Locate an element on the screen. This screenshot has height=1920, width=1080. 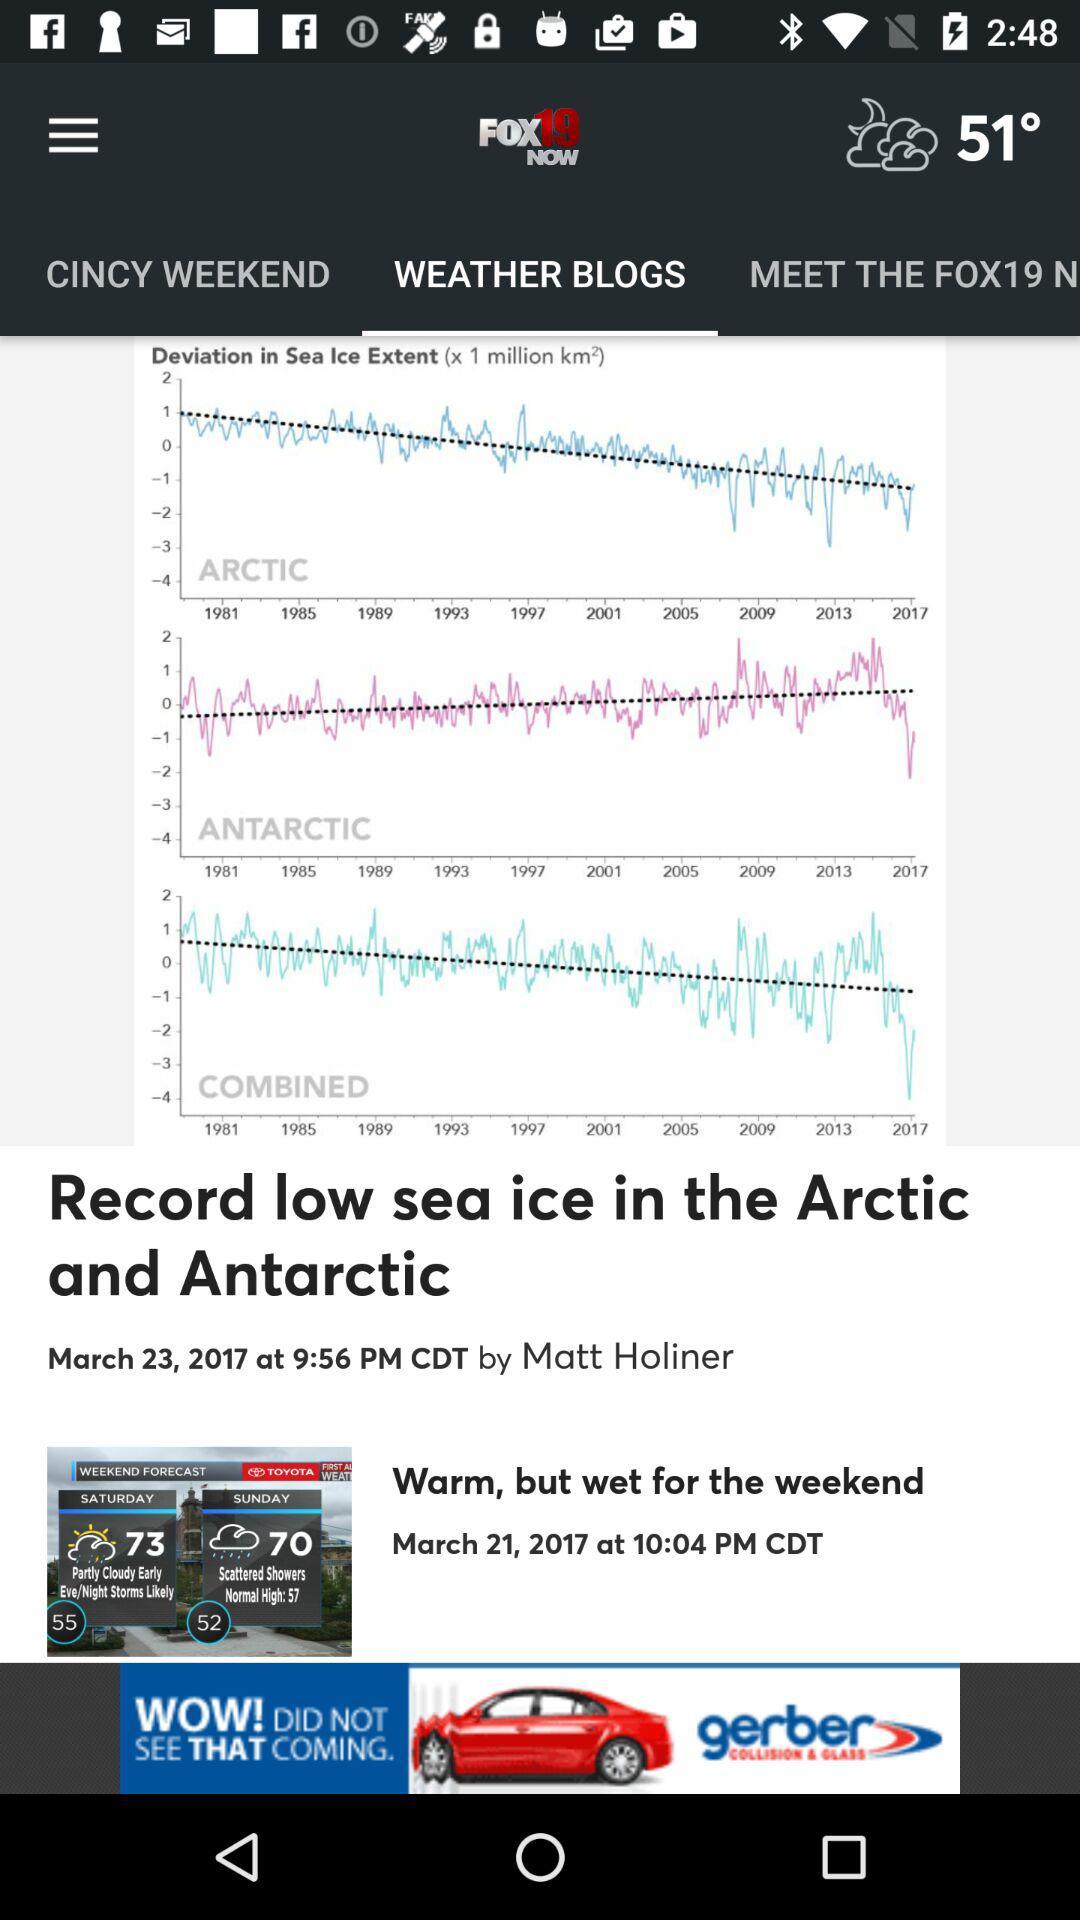
advertisement link is located at coordinates (540, 1727).